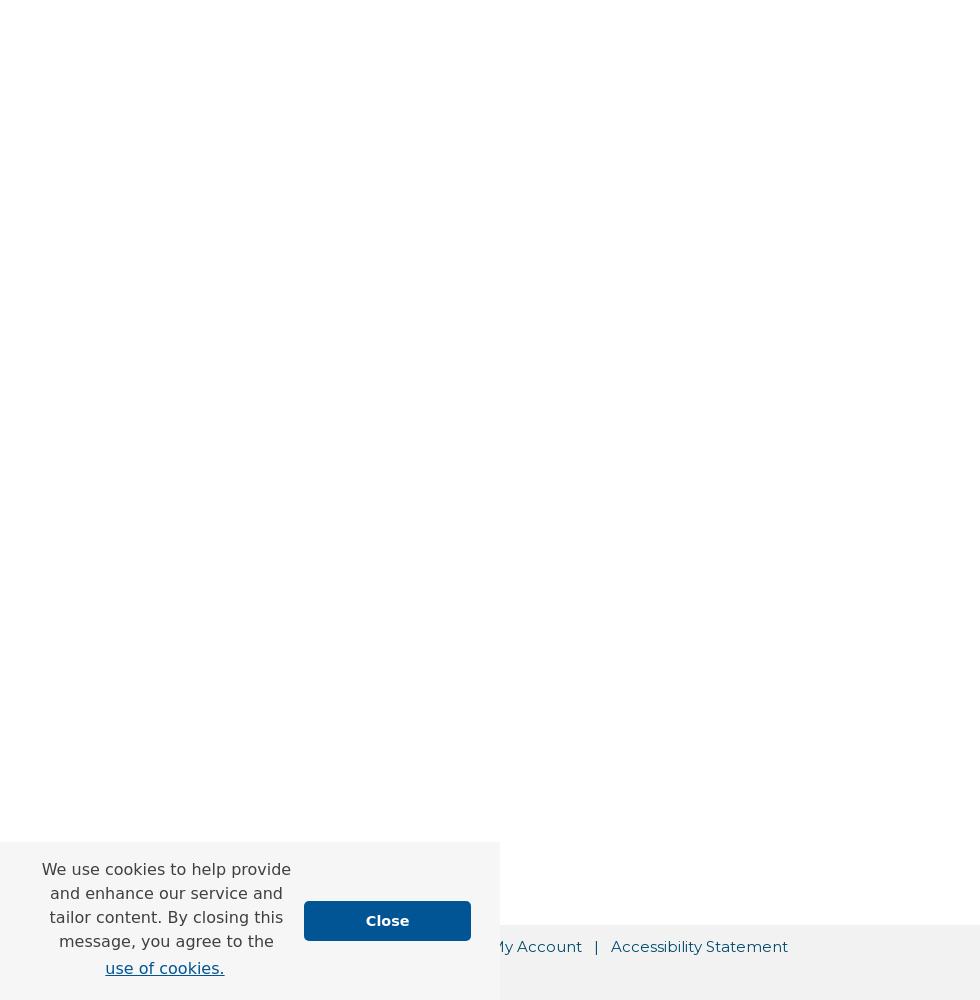  I want to click on 'We use cookies to help provide and enhance our service and tailor content. By closing this message, you agree to the', so click(166, 904).